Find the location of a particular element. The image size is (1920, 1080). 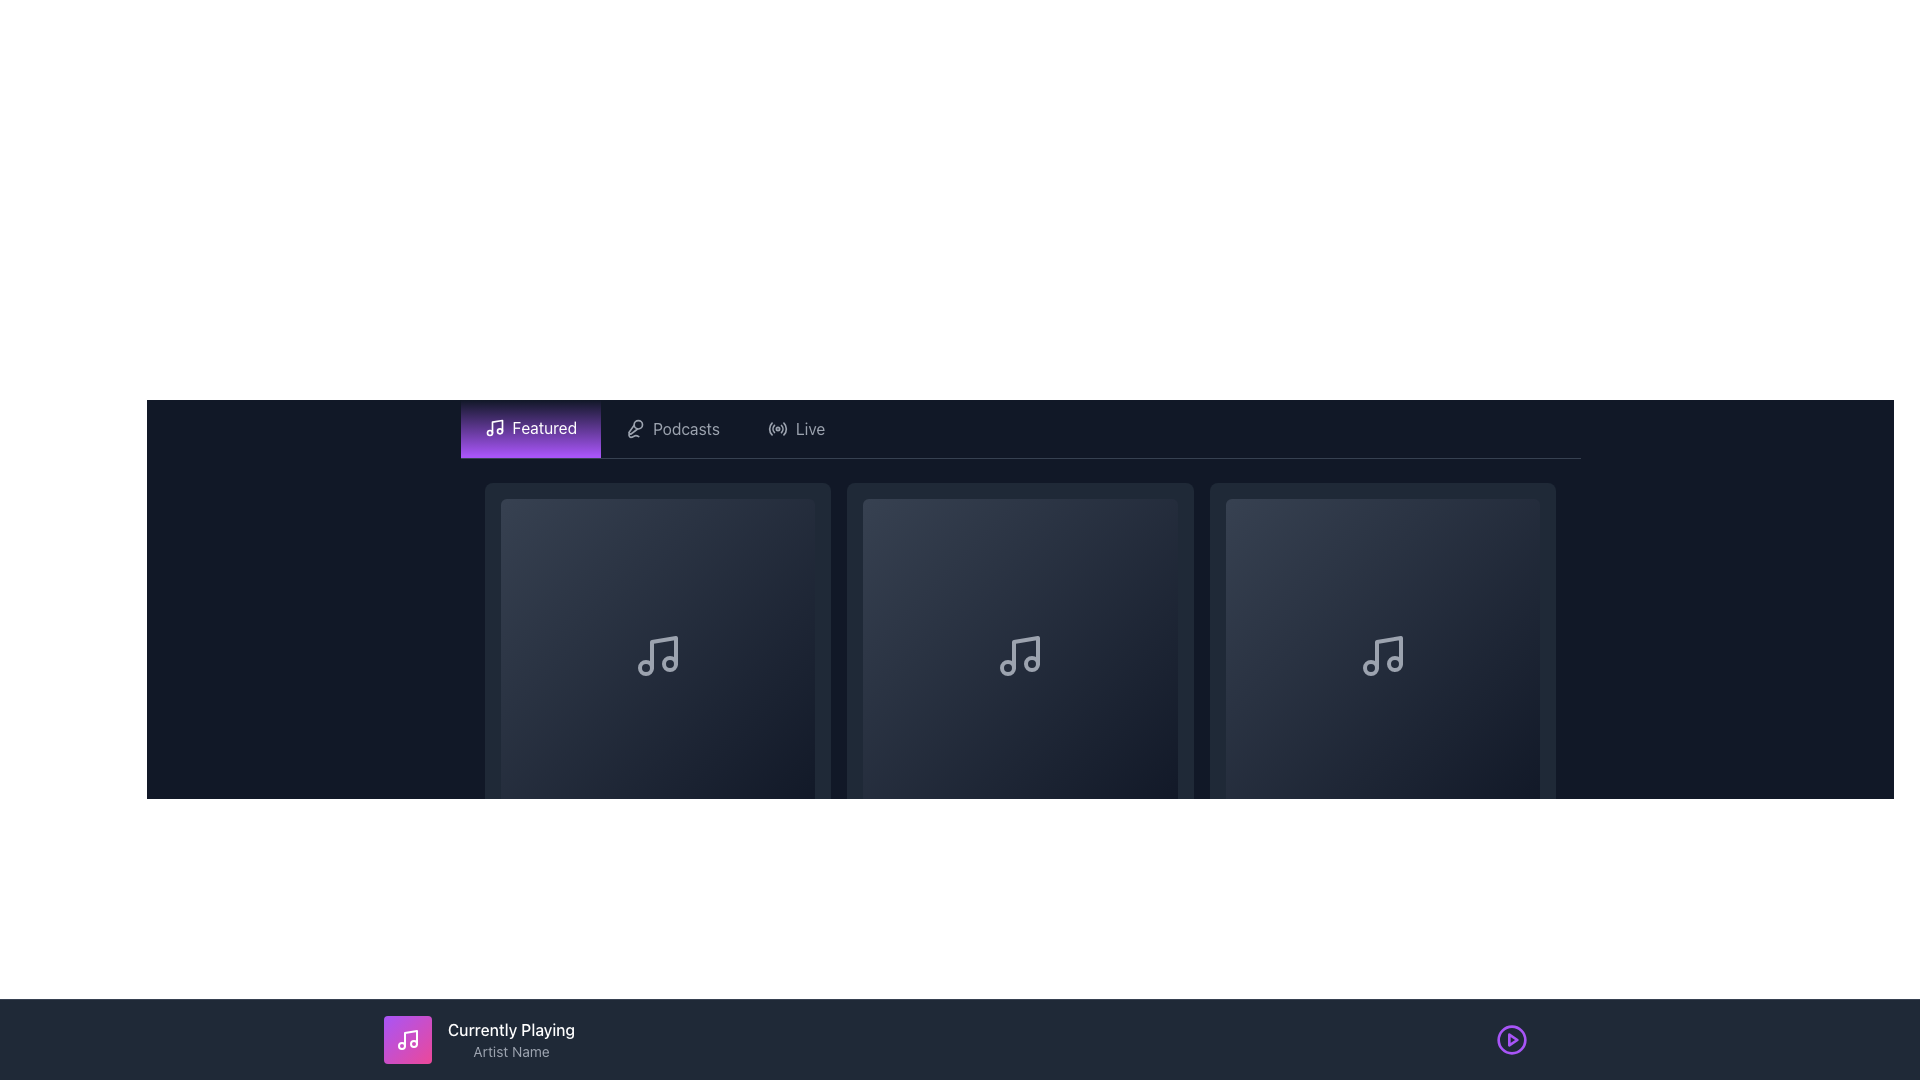

displayed text 'Currently Playing' from the text label that is styled with a medium font weight and appears above the caption 'Artist Name' in a music-related interface is located at coordinates (511, 1029).